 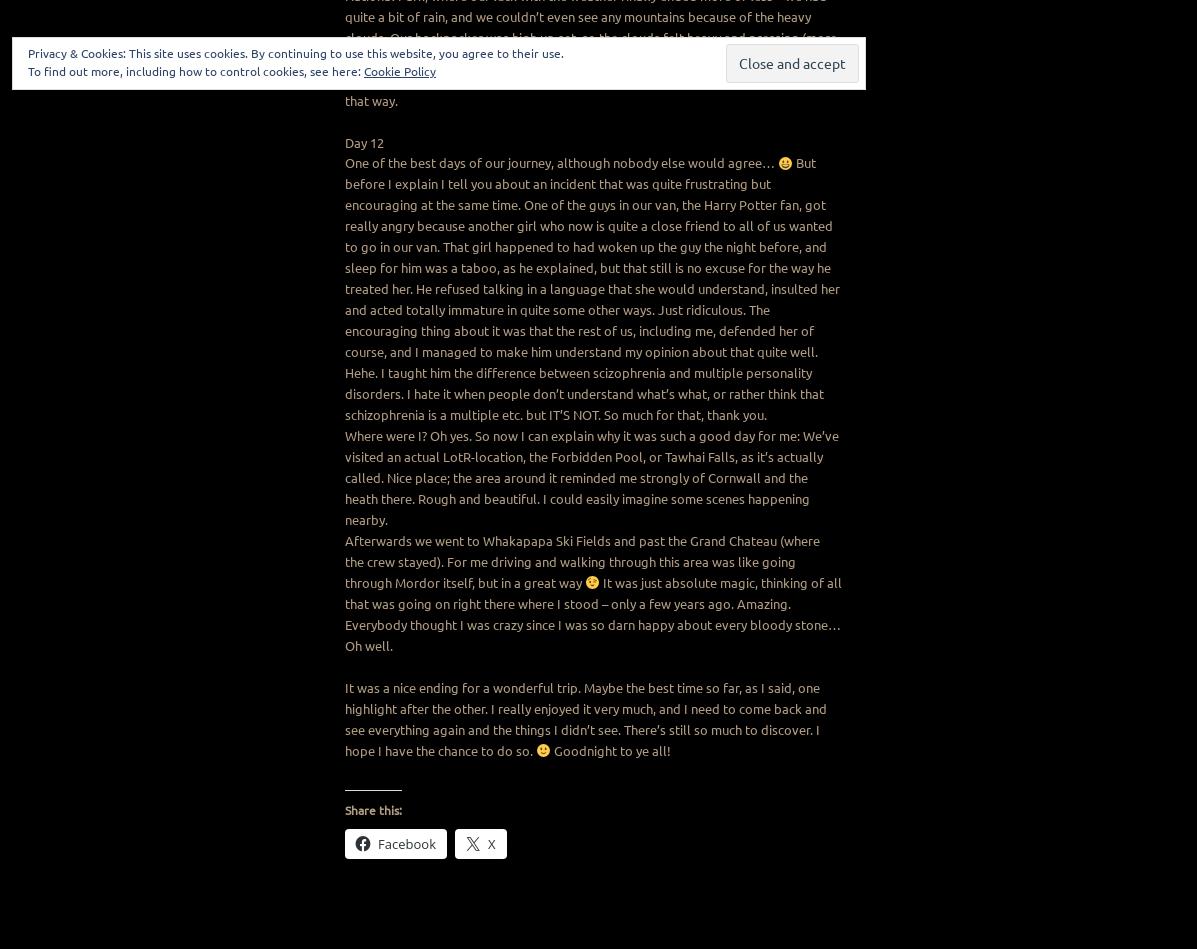 What do you see at coordinates (28, 52) in the screenshot?
I see `'Privacy & Cookies: This site uses cookies. By continuing to use this website, you agree to their use.'` at bounding box center [28, 52].